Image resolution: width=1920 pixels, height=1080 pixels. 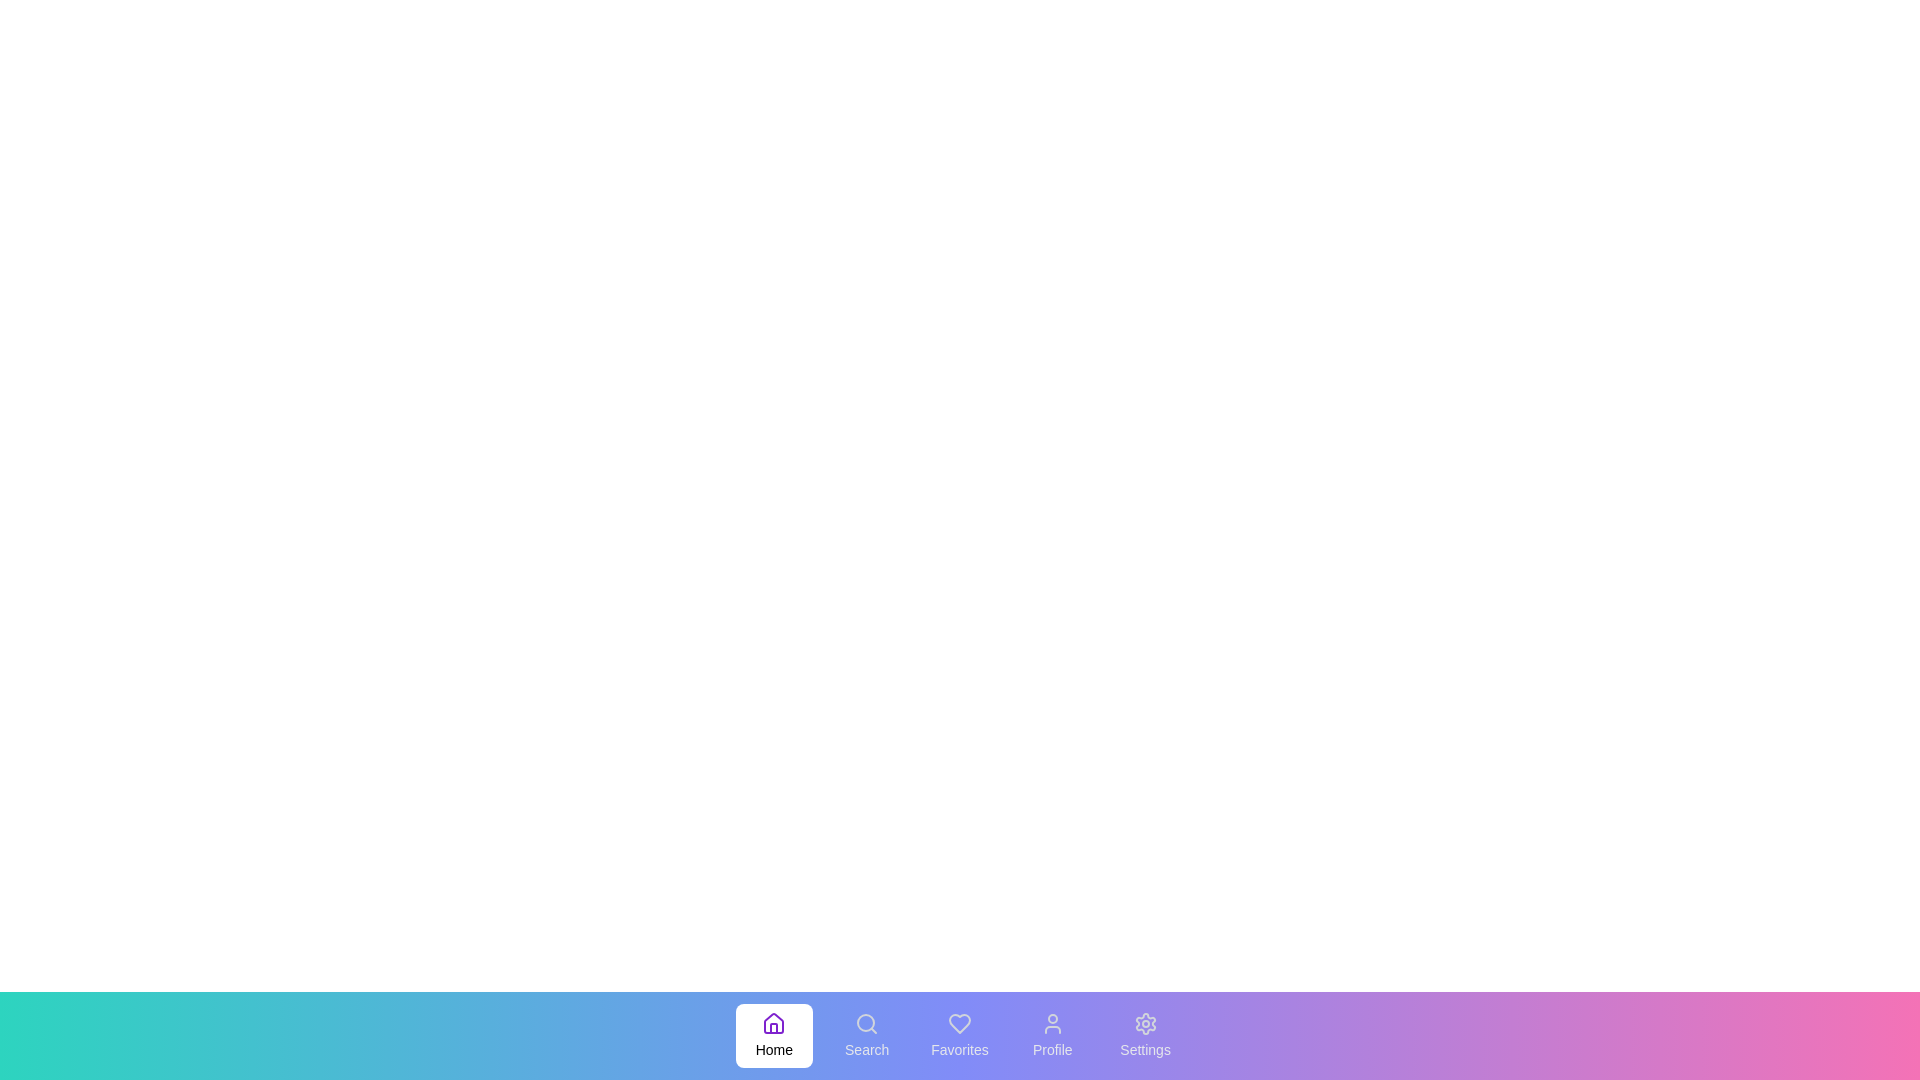 I want to click on the menu item labeled Settings, so click(x=1146, y=1035).